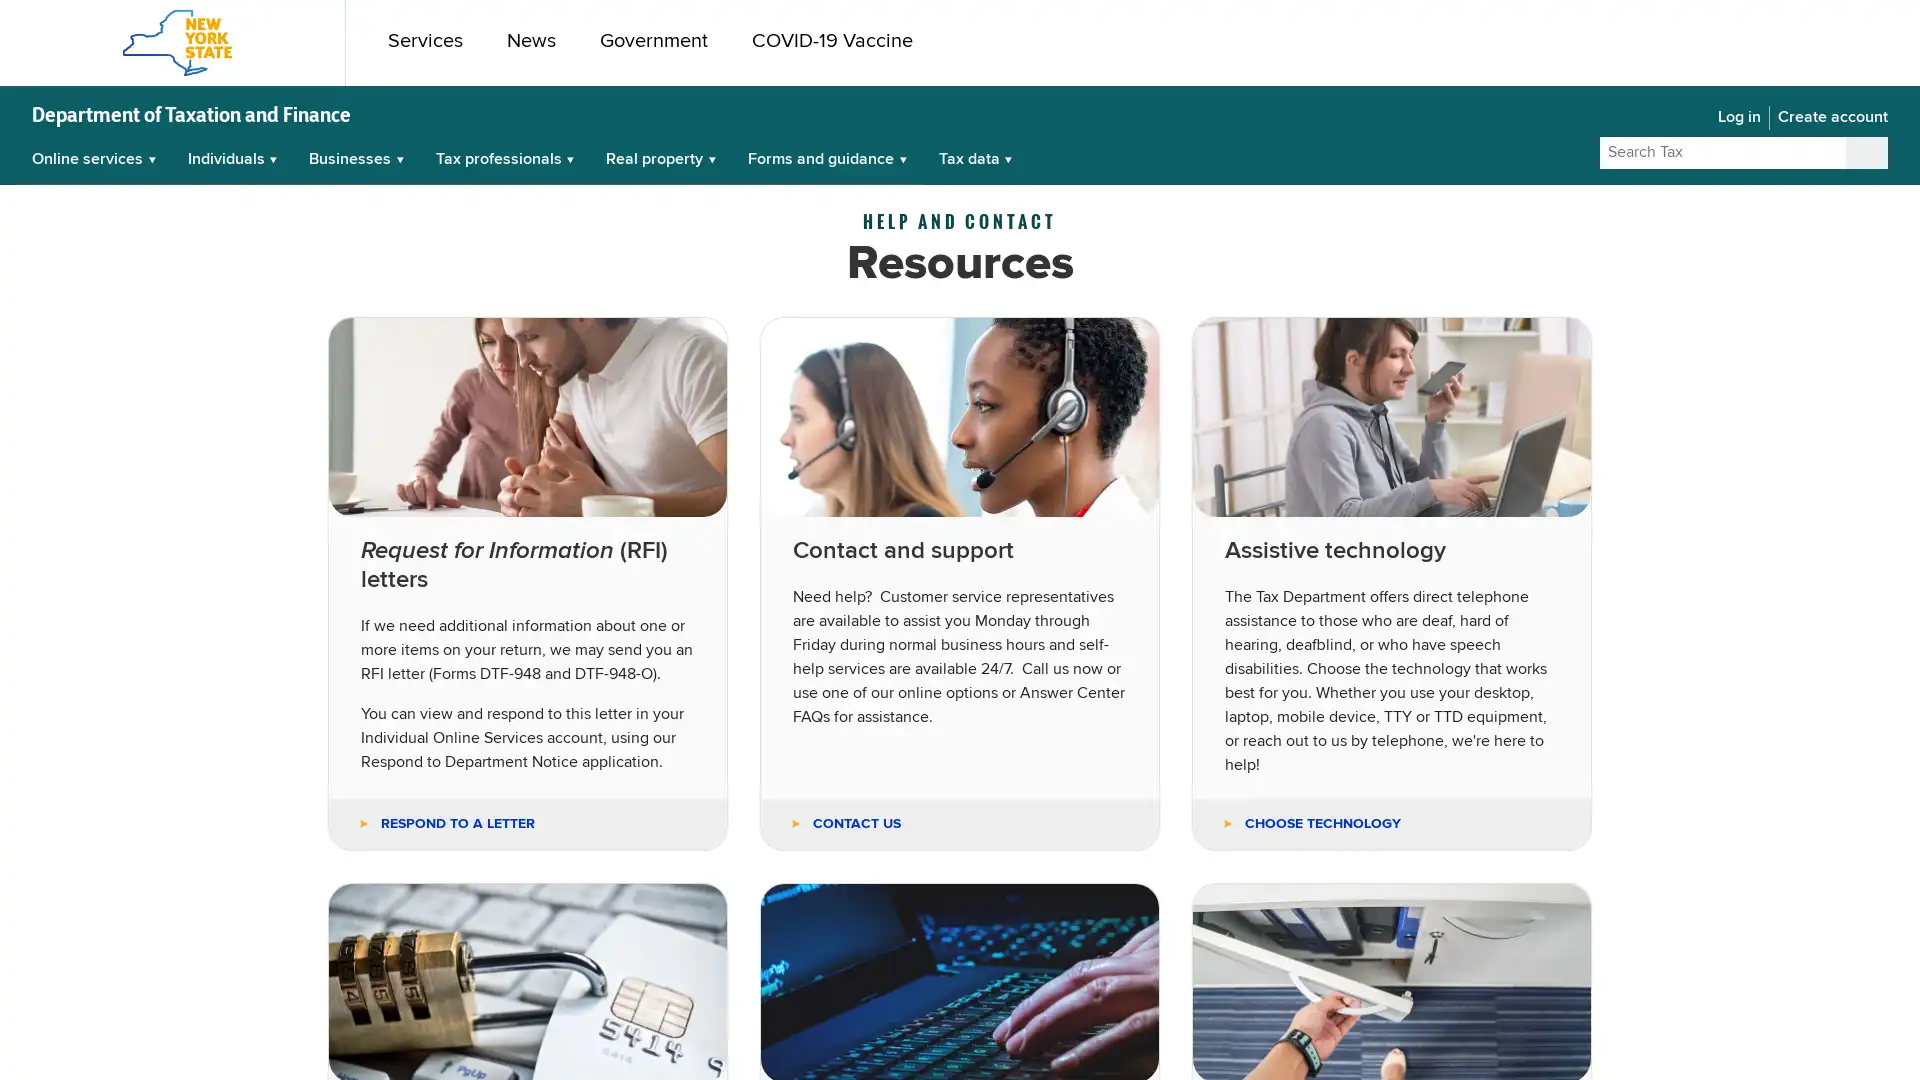 The width and height of the screenshot is (1920, 1080). I want to click on Search Tax, so click(1865, 152).